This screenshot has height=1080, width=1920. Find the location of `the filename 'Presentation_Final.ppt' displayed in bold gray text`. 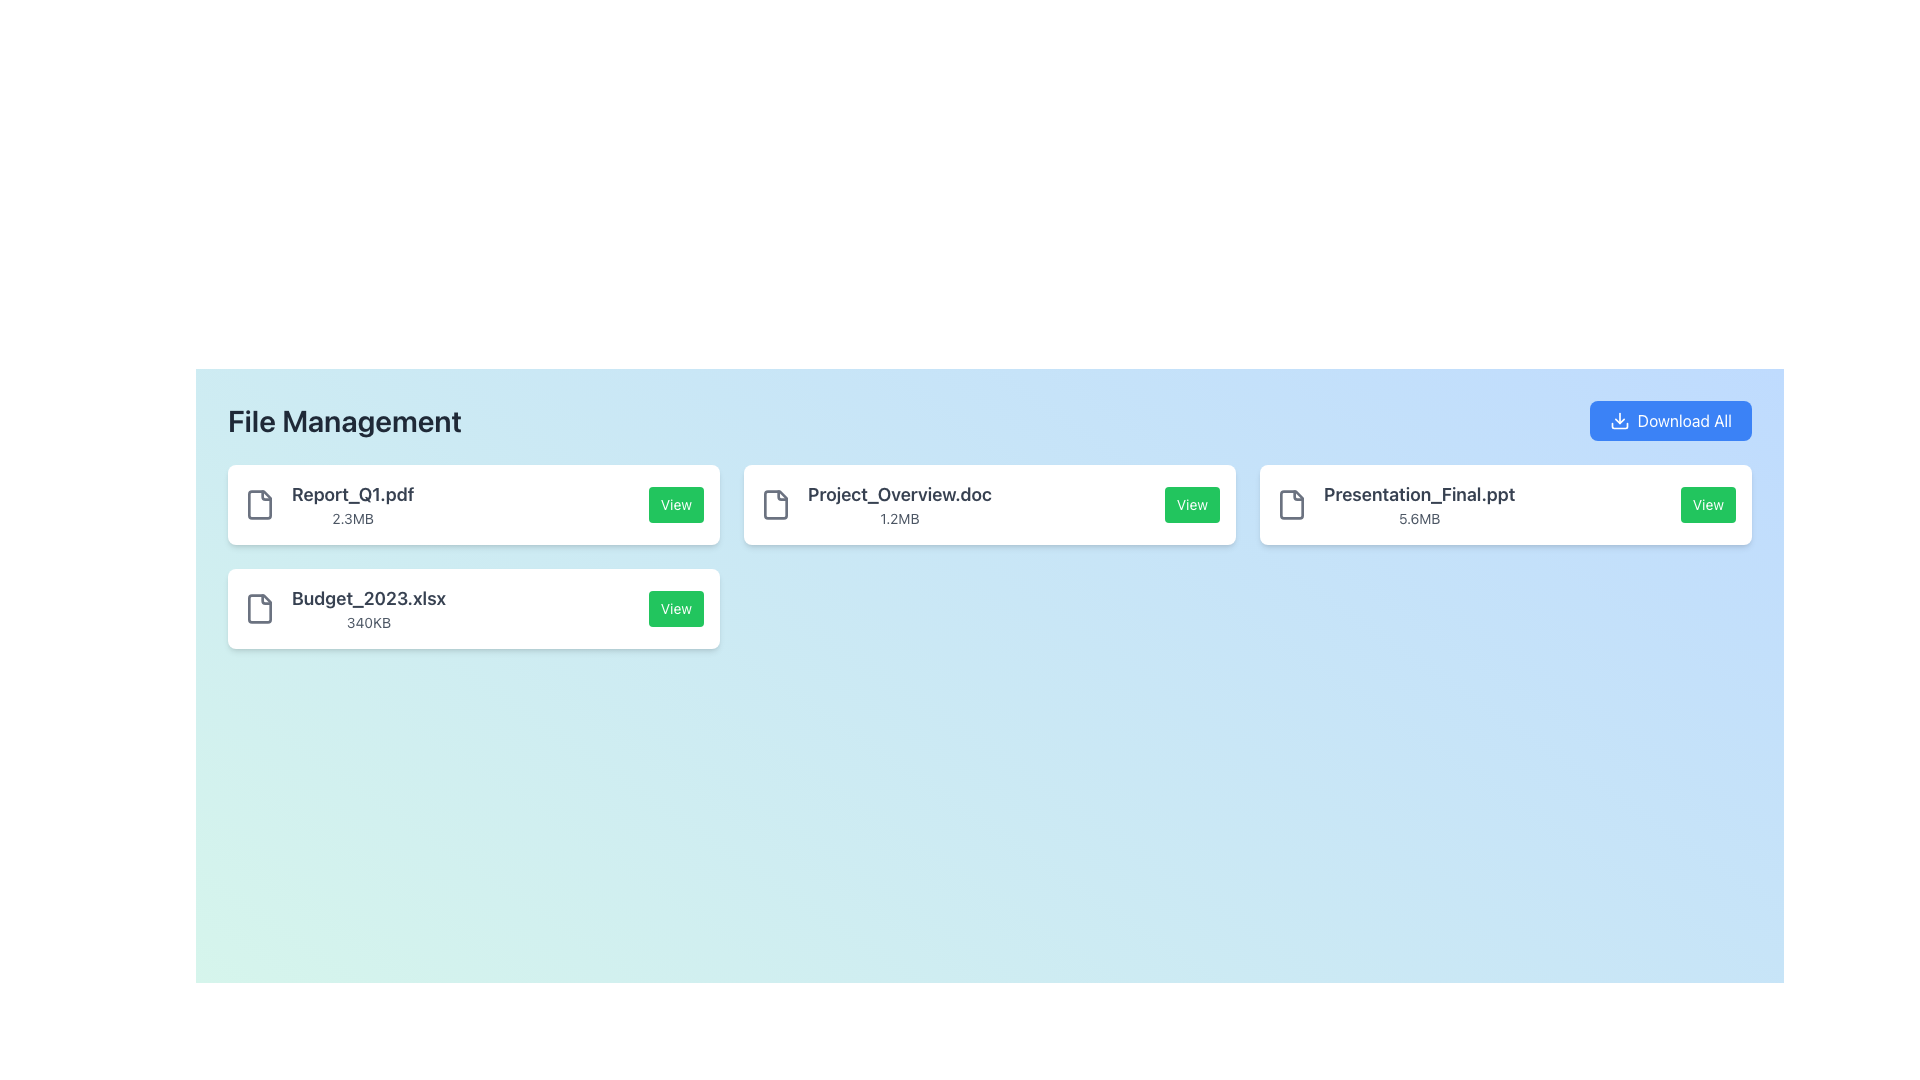

the filename 'Presentation_Final.ppt' displayed in bold gray text is located at coordinates (1394, 504).